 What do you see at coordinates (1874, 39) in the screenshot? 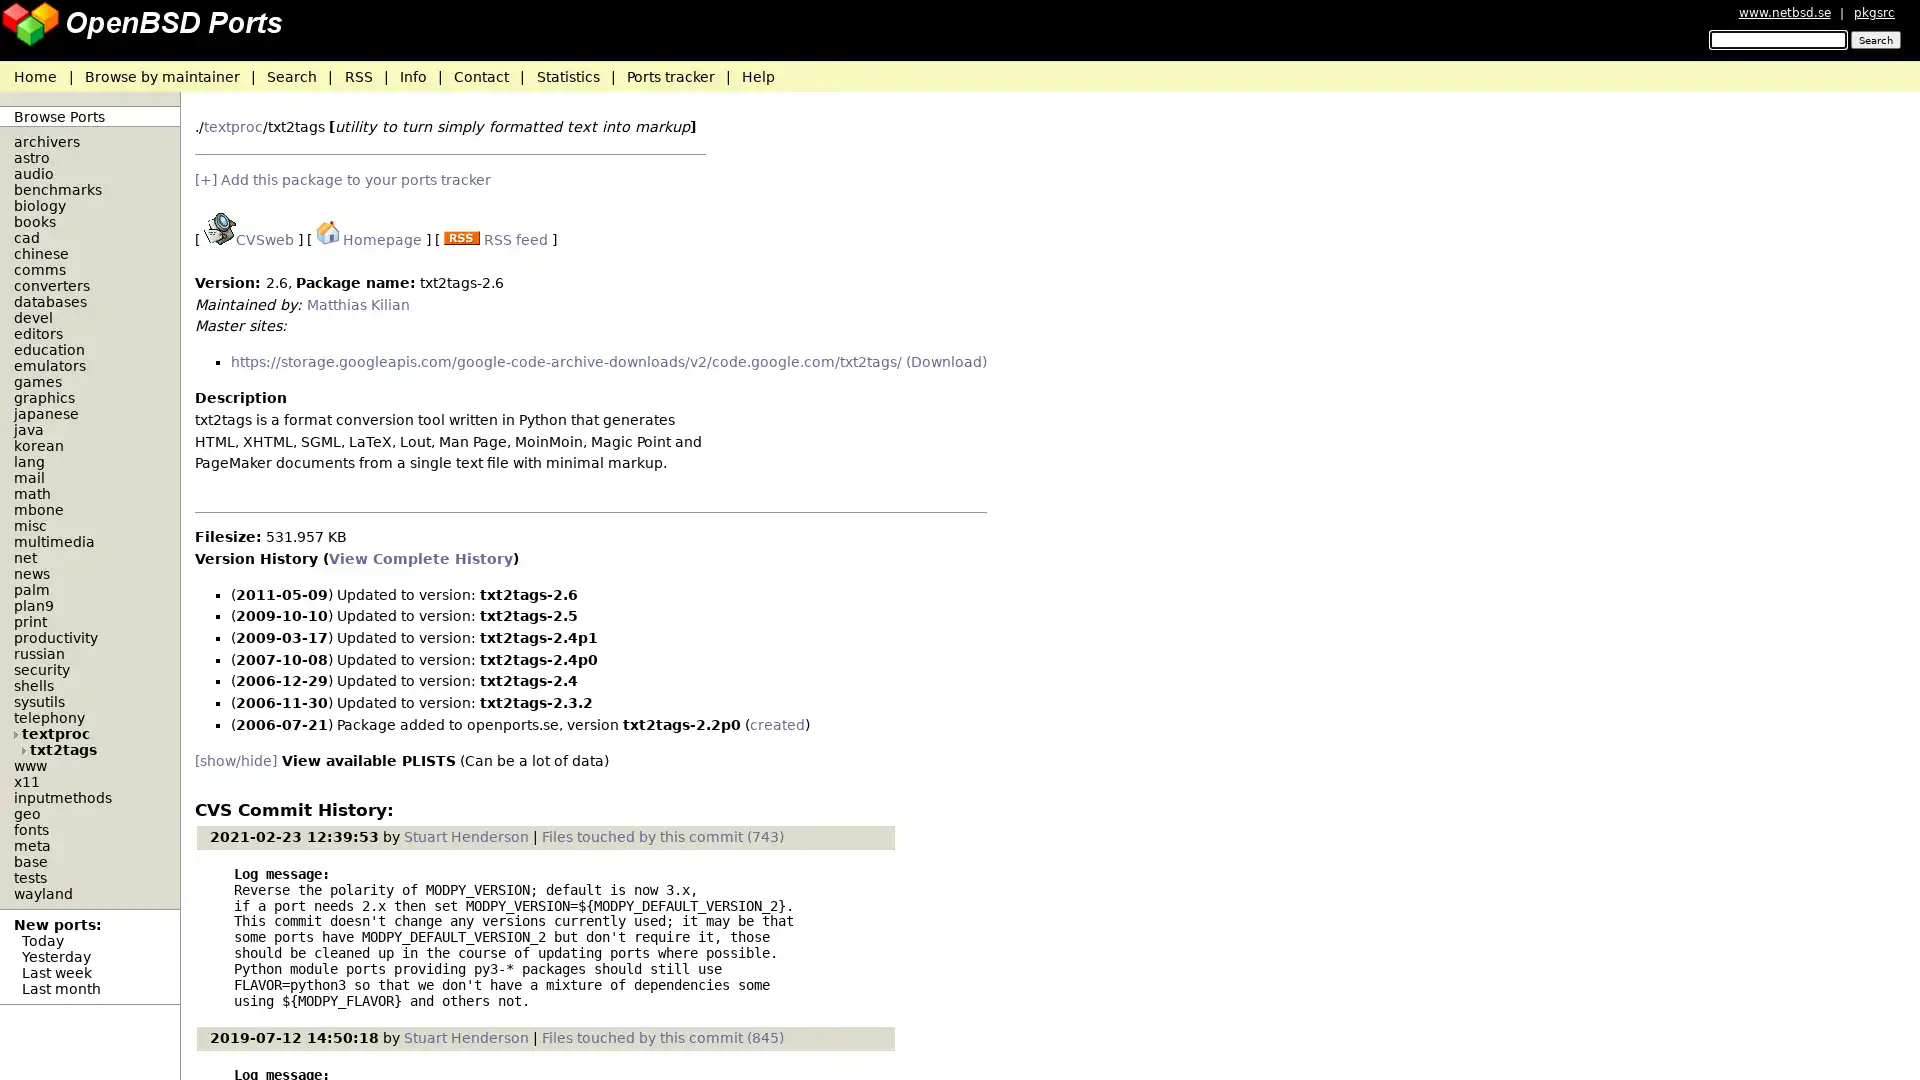
I see `Search` at bounding box center [1874, 39].